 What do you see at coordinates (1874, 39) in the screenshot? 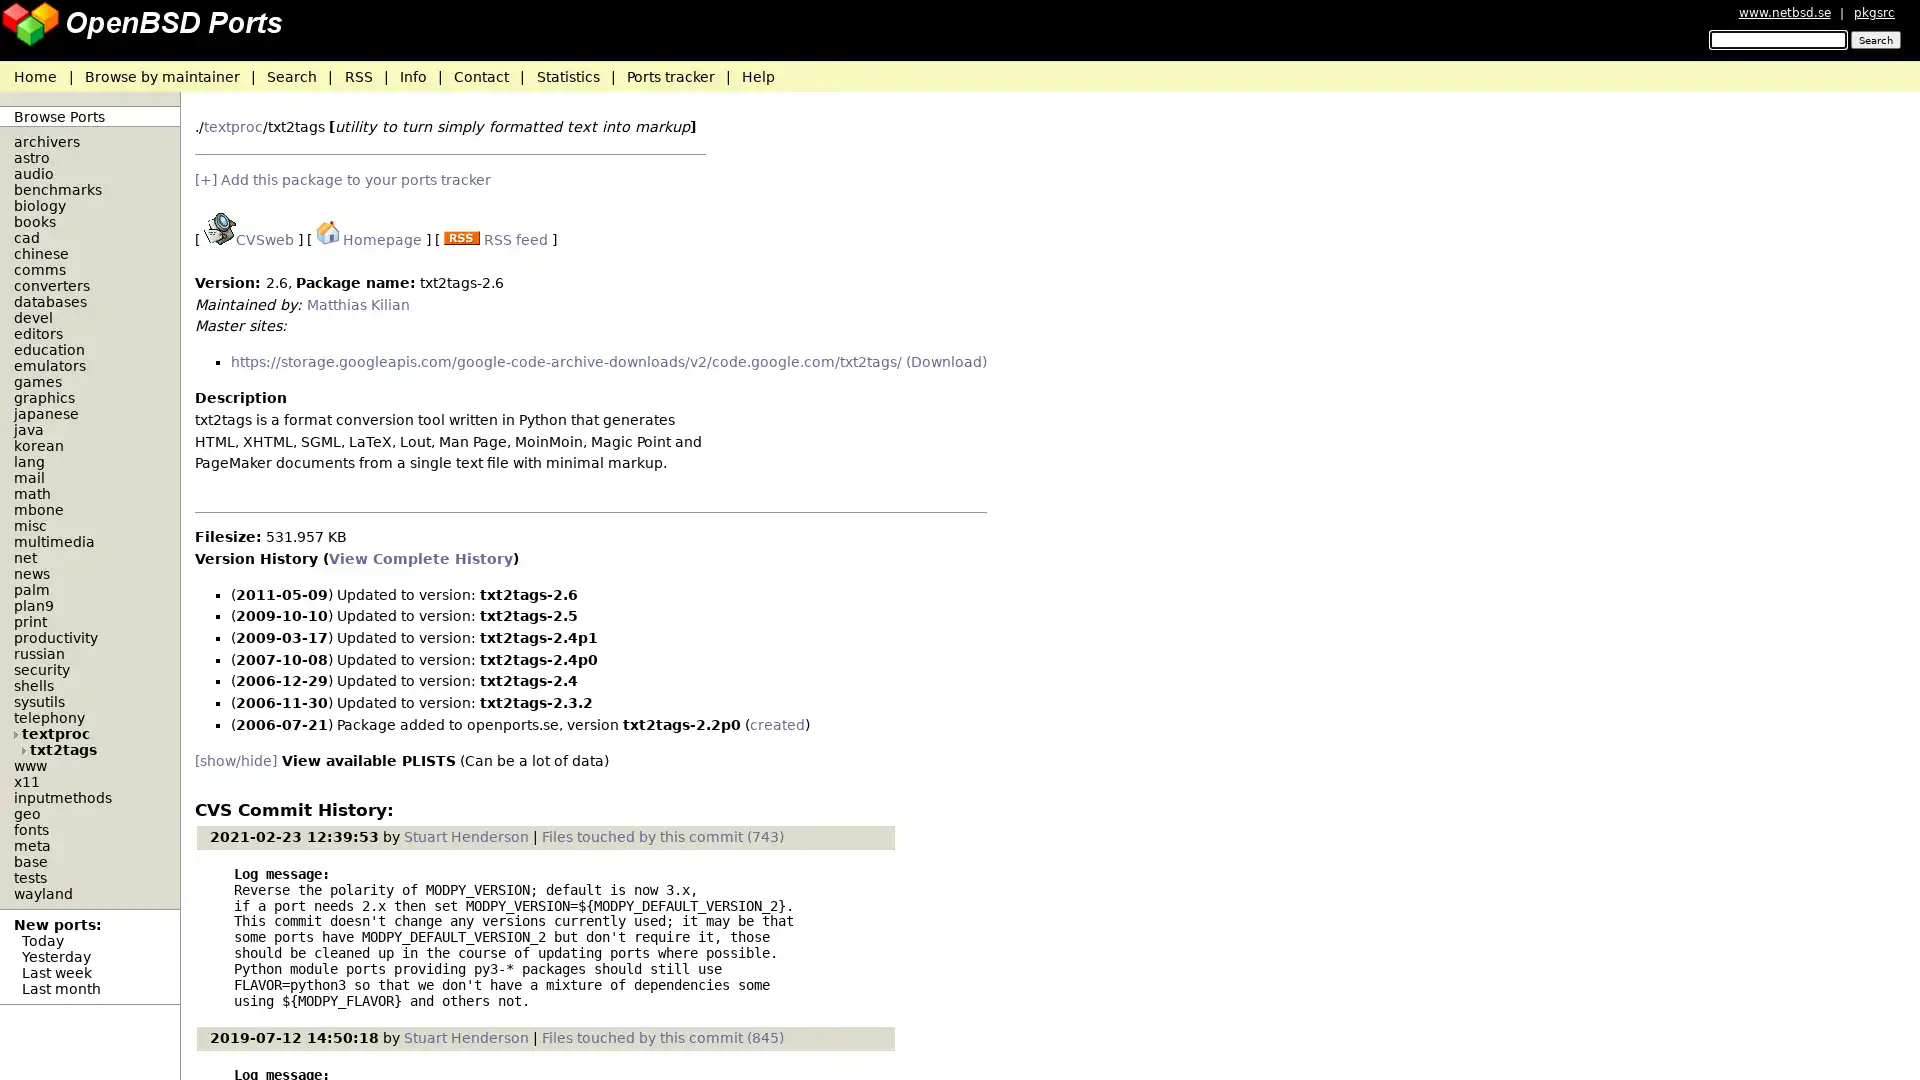
I see `Search` at bounding box center [1874, 39].